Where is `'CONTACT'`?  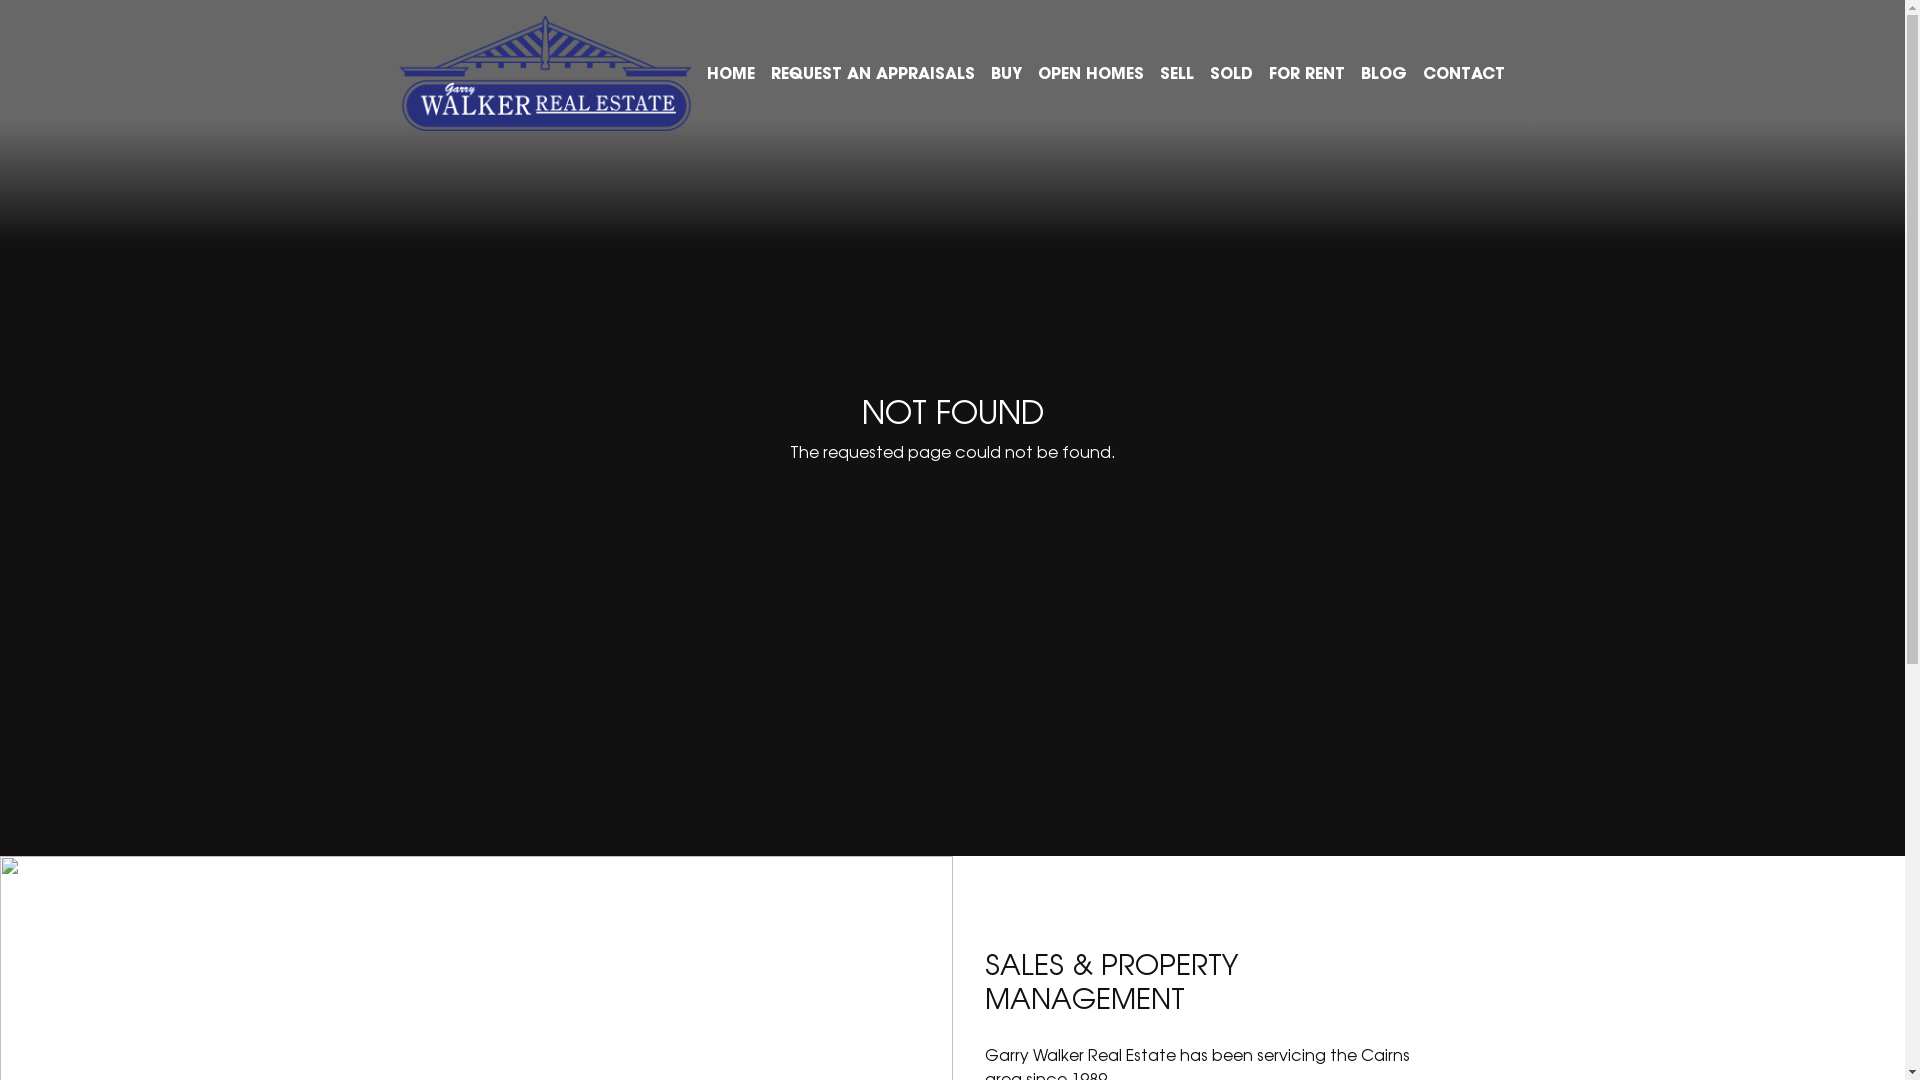 'CONTACT' is located at coordinates (1413, 72).